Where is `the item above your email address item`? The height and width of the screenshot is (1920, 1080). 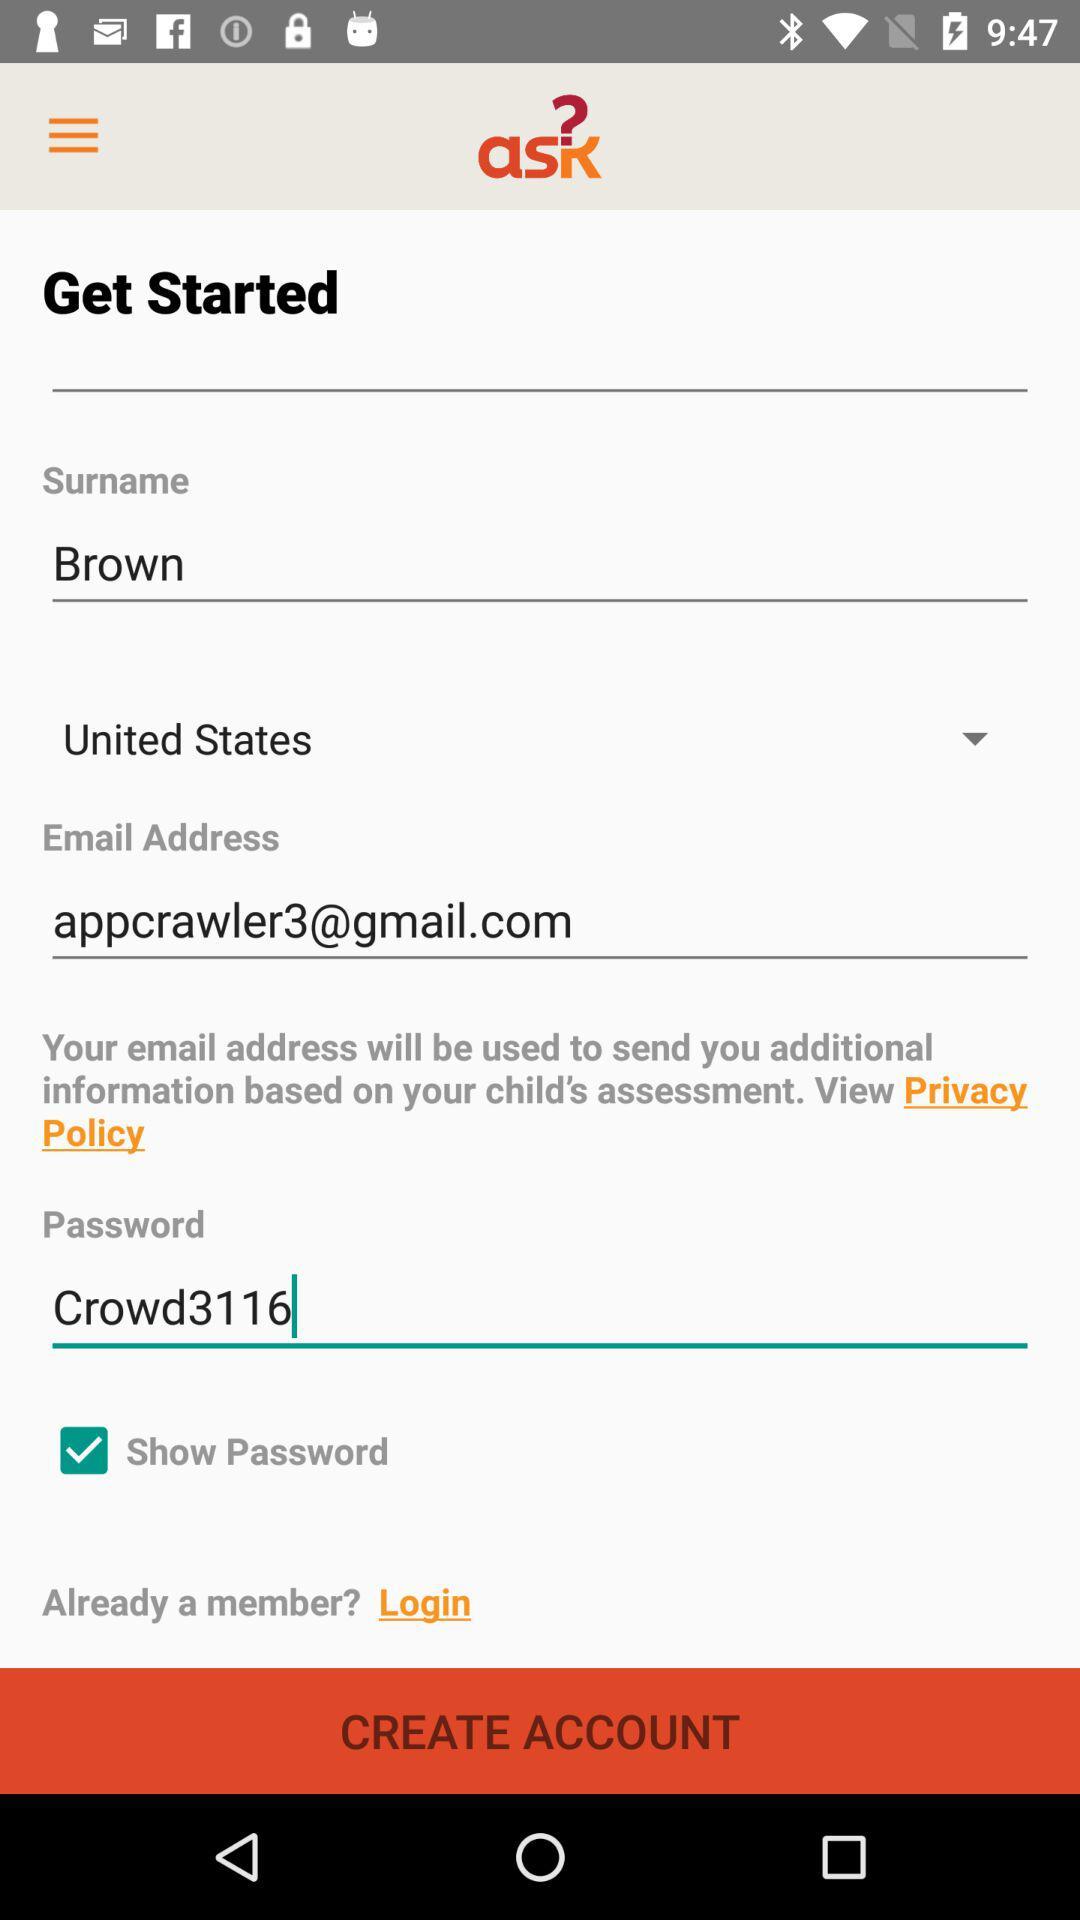
the item above your email address item is located at coordinates (540, 919).